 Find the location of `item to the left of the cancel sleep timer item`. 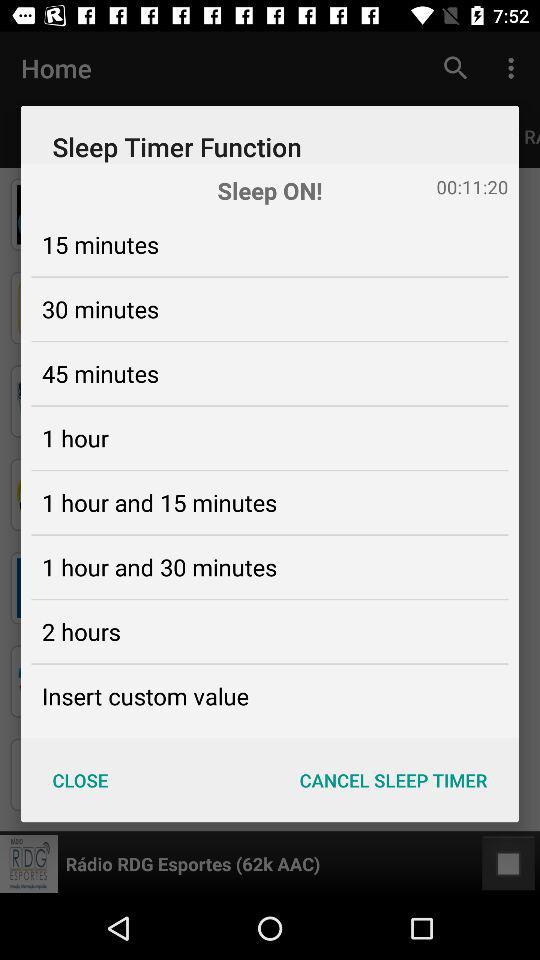

item to the left of the cancel sleep timer item is located at coordinates (79, 779).